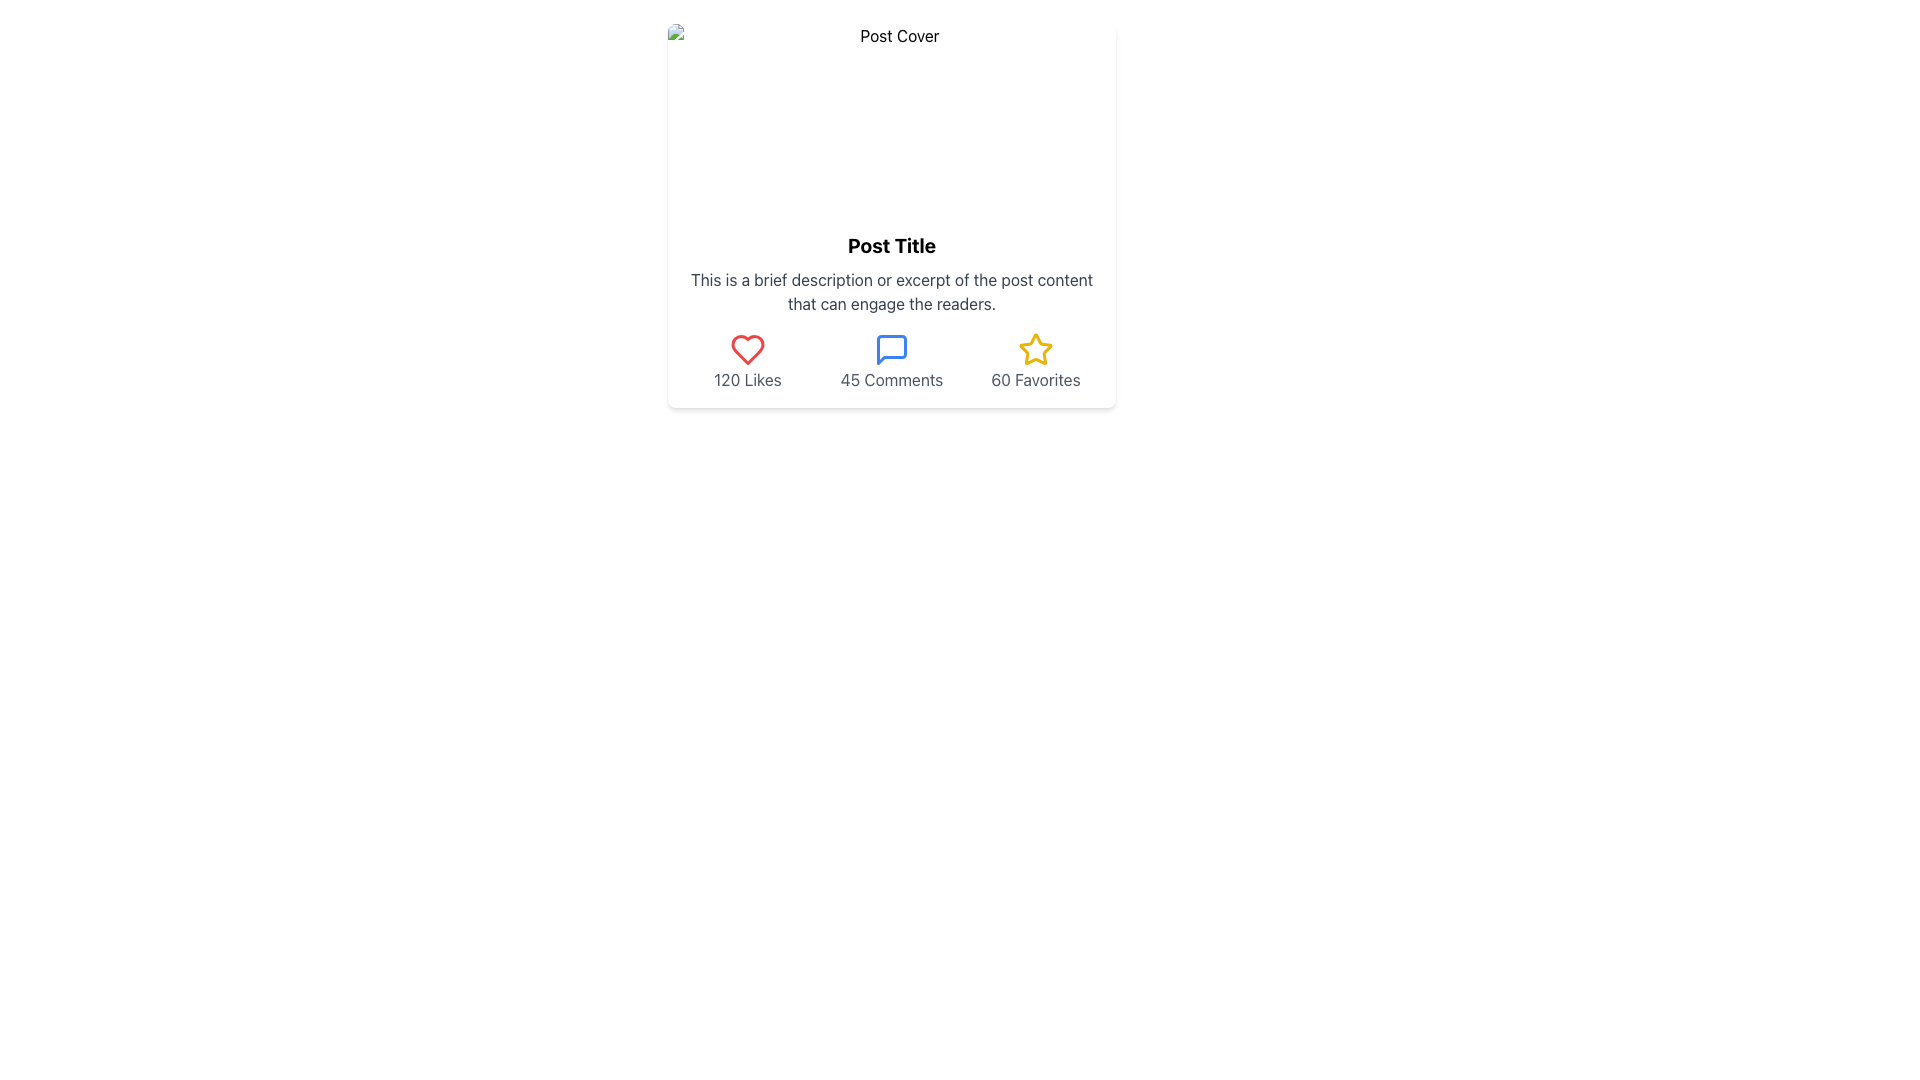 The height and width of the screenshot is (1080, 1920). What do you see at coordinates (1036, 362) in the screenshot?
I see `the star icon in the interactive group at the bottom-center of the post card layout` at bounding box center [1036, 362].